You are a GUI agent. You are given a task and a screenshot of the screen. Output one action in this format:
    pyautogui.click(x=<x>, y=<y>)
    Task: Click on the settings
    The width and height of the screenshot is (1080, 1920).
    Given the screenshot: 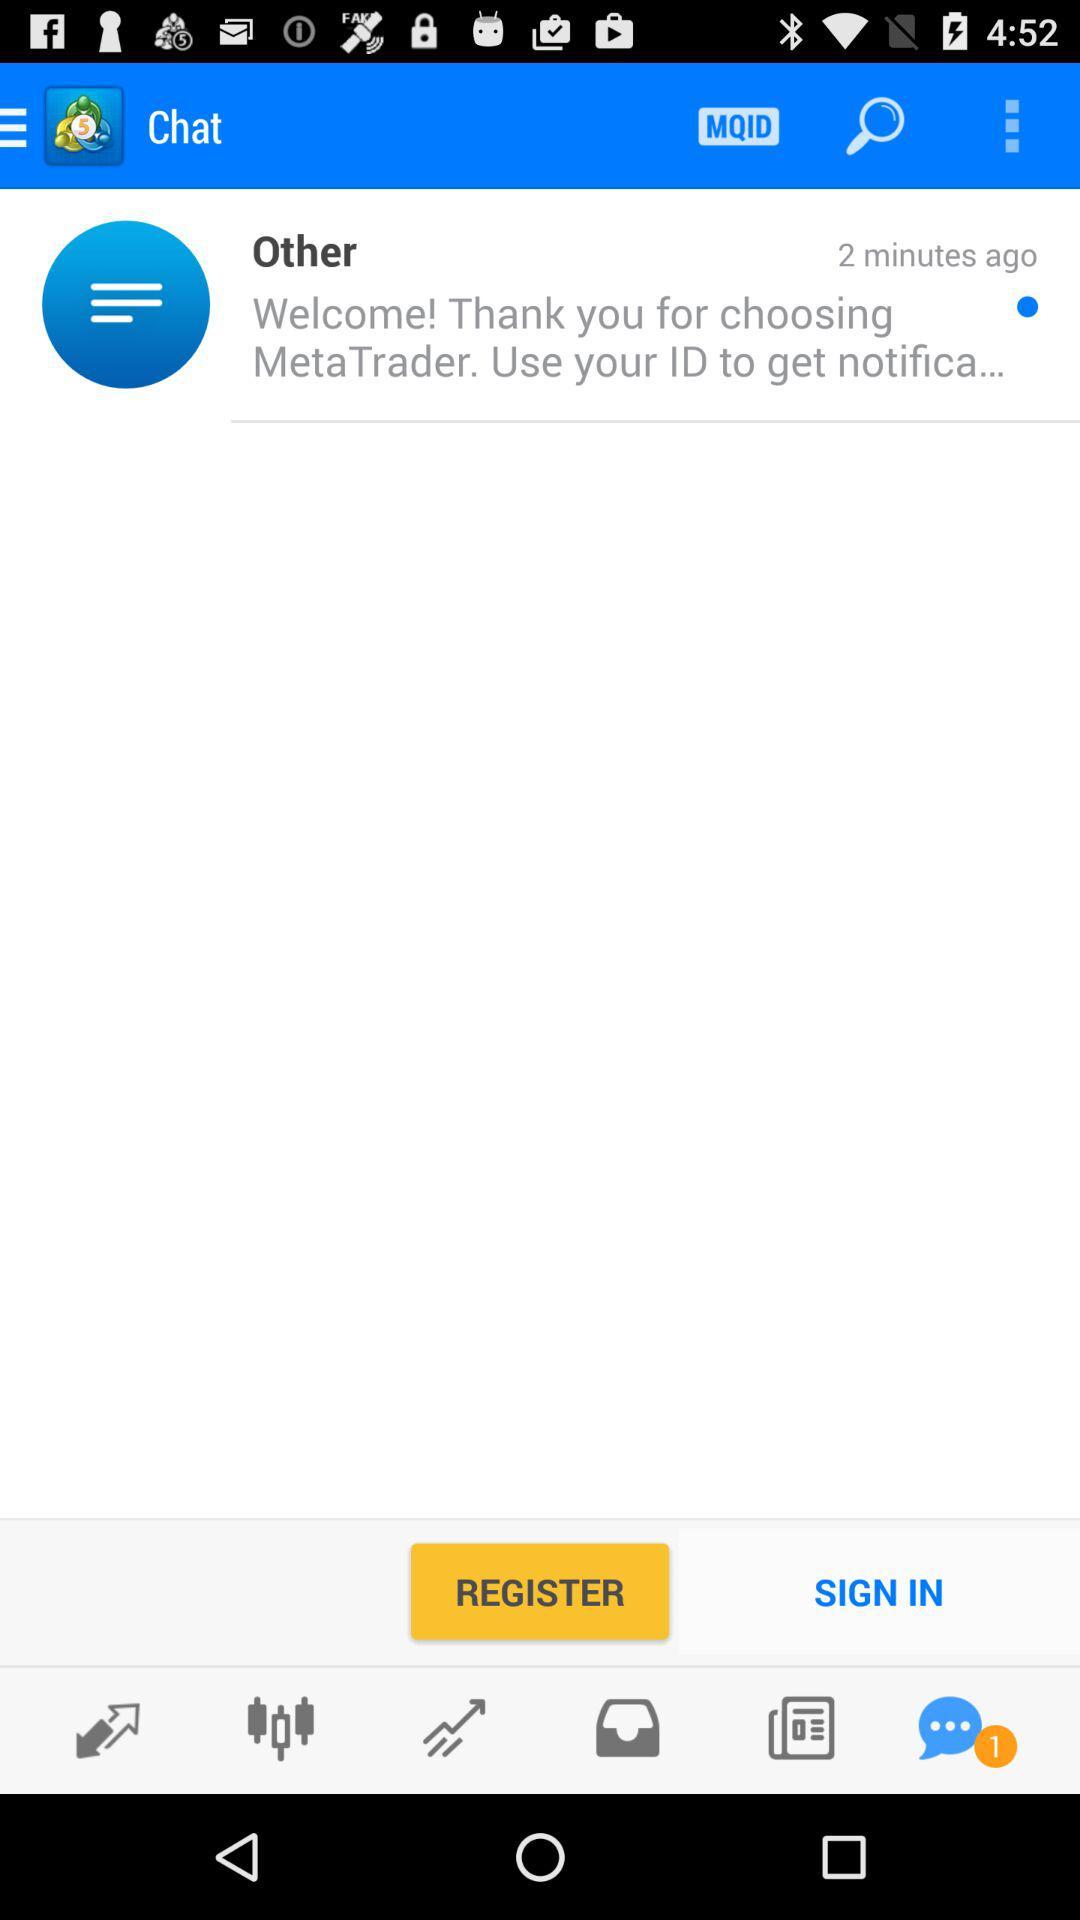 What is the action you would take?
    pyautogui.click(x=280, y=1727)
    